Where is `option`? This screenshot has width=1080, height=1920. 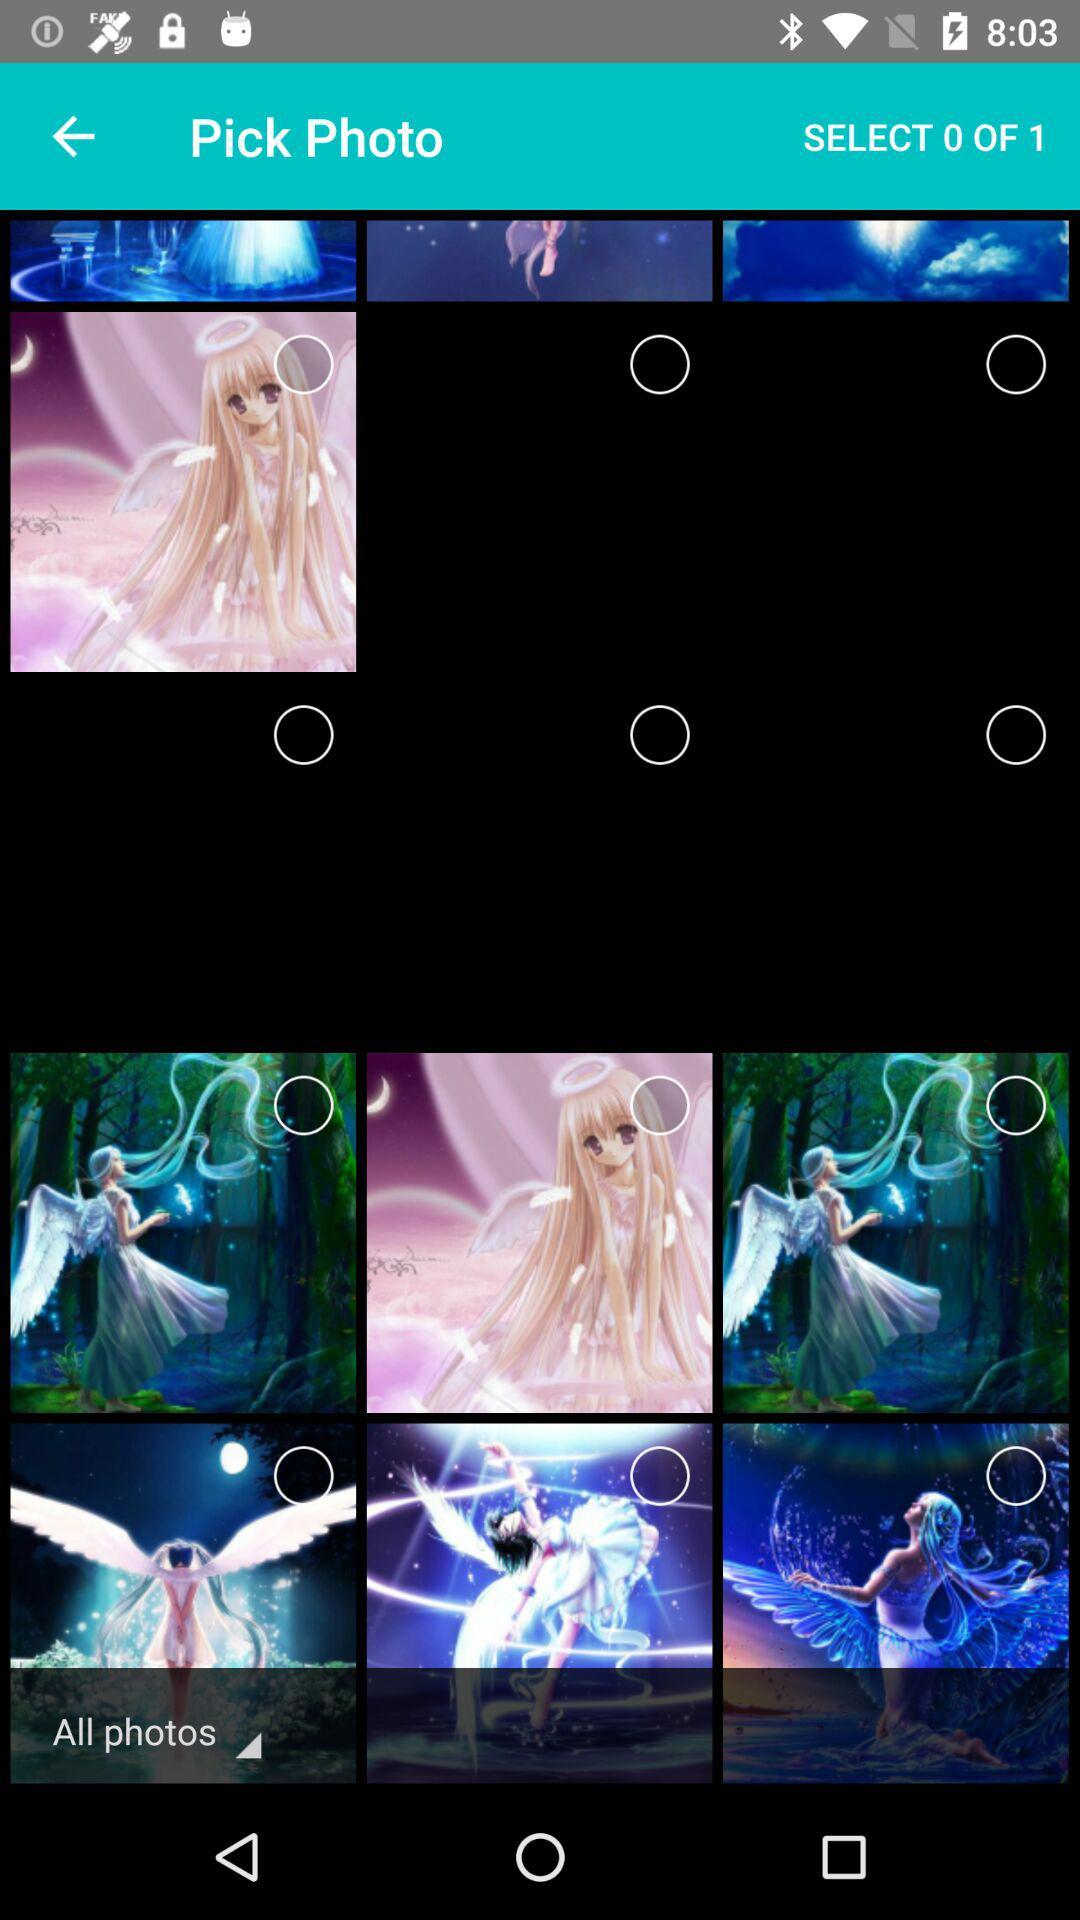 option is located at coordinates (303, 1104).